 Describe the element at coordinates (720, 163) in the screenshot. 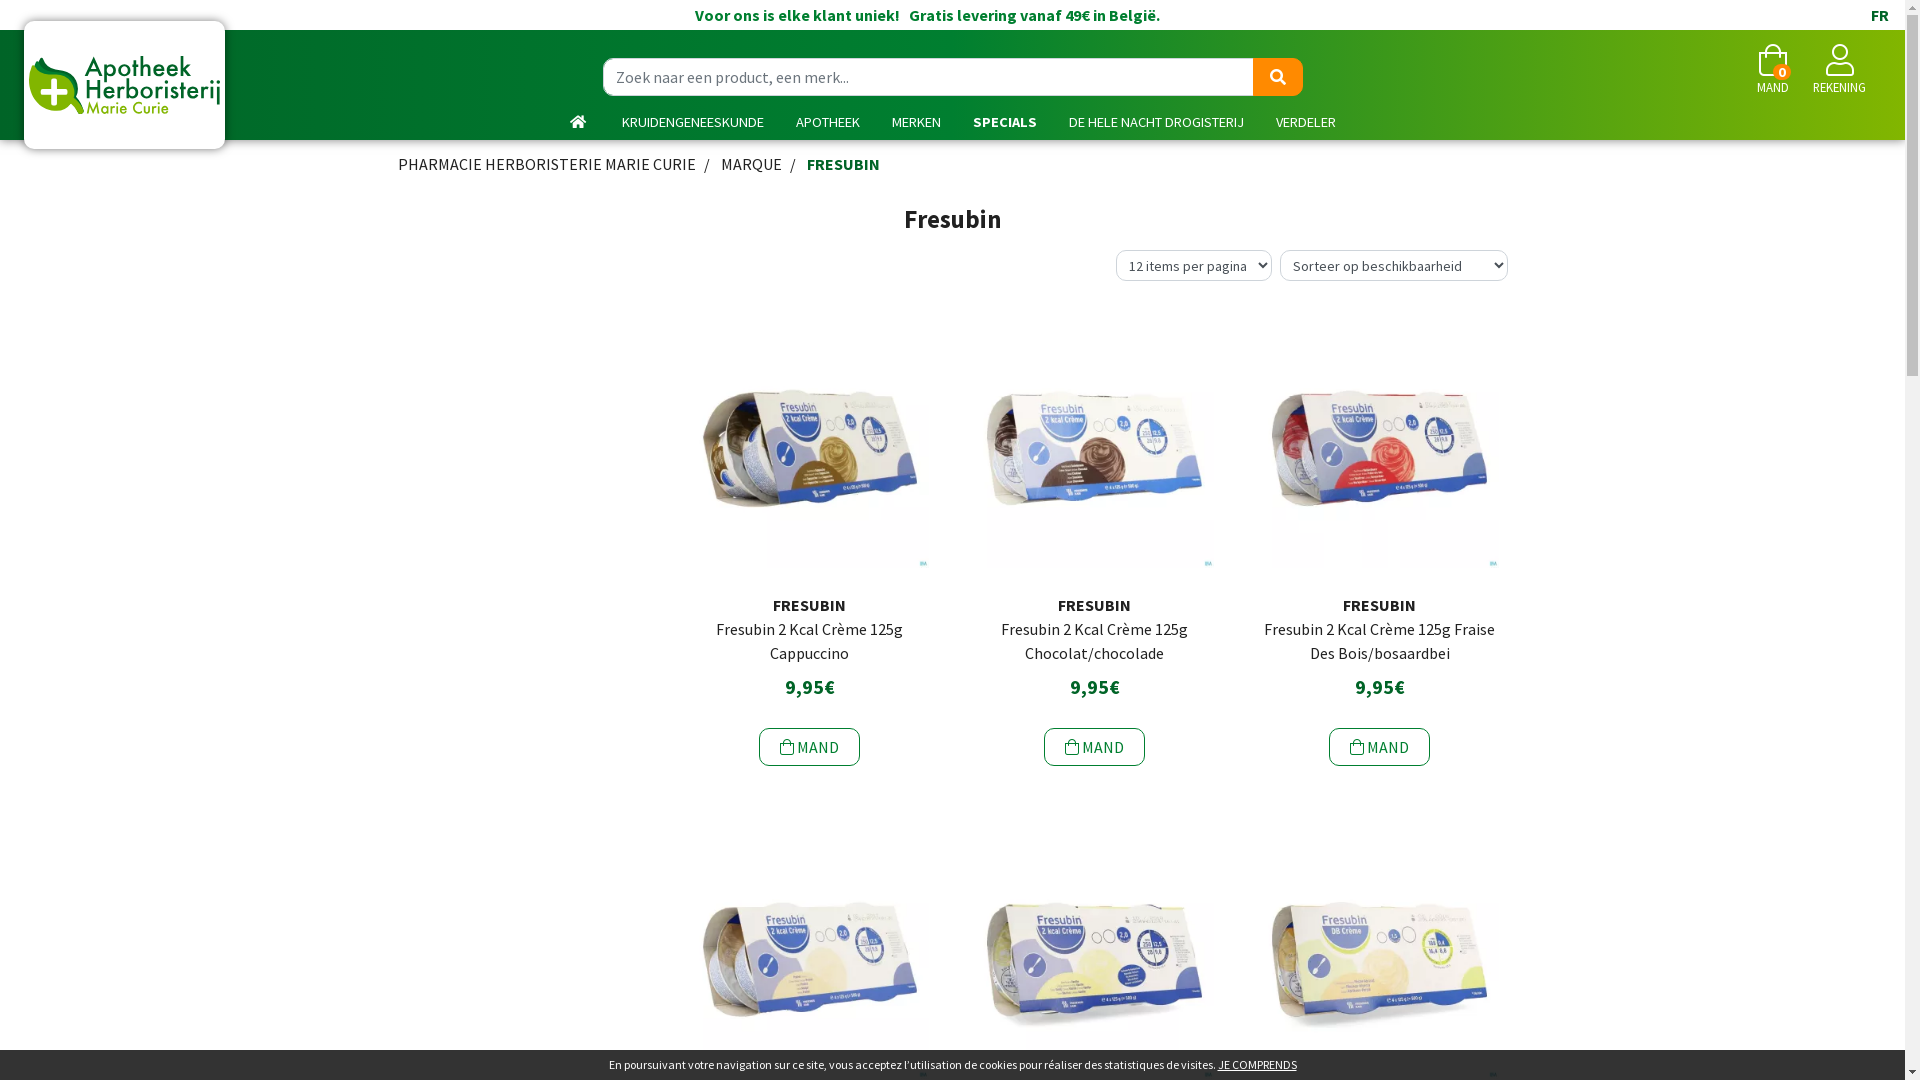

I see `'MARQUE'` at that location.